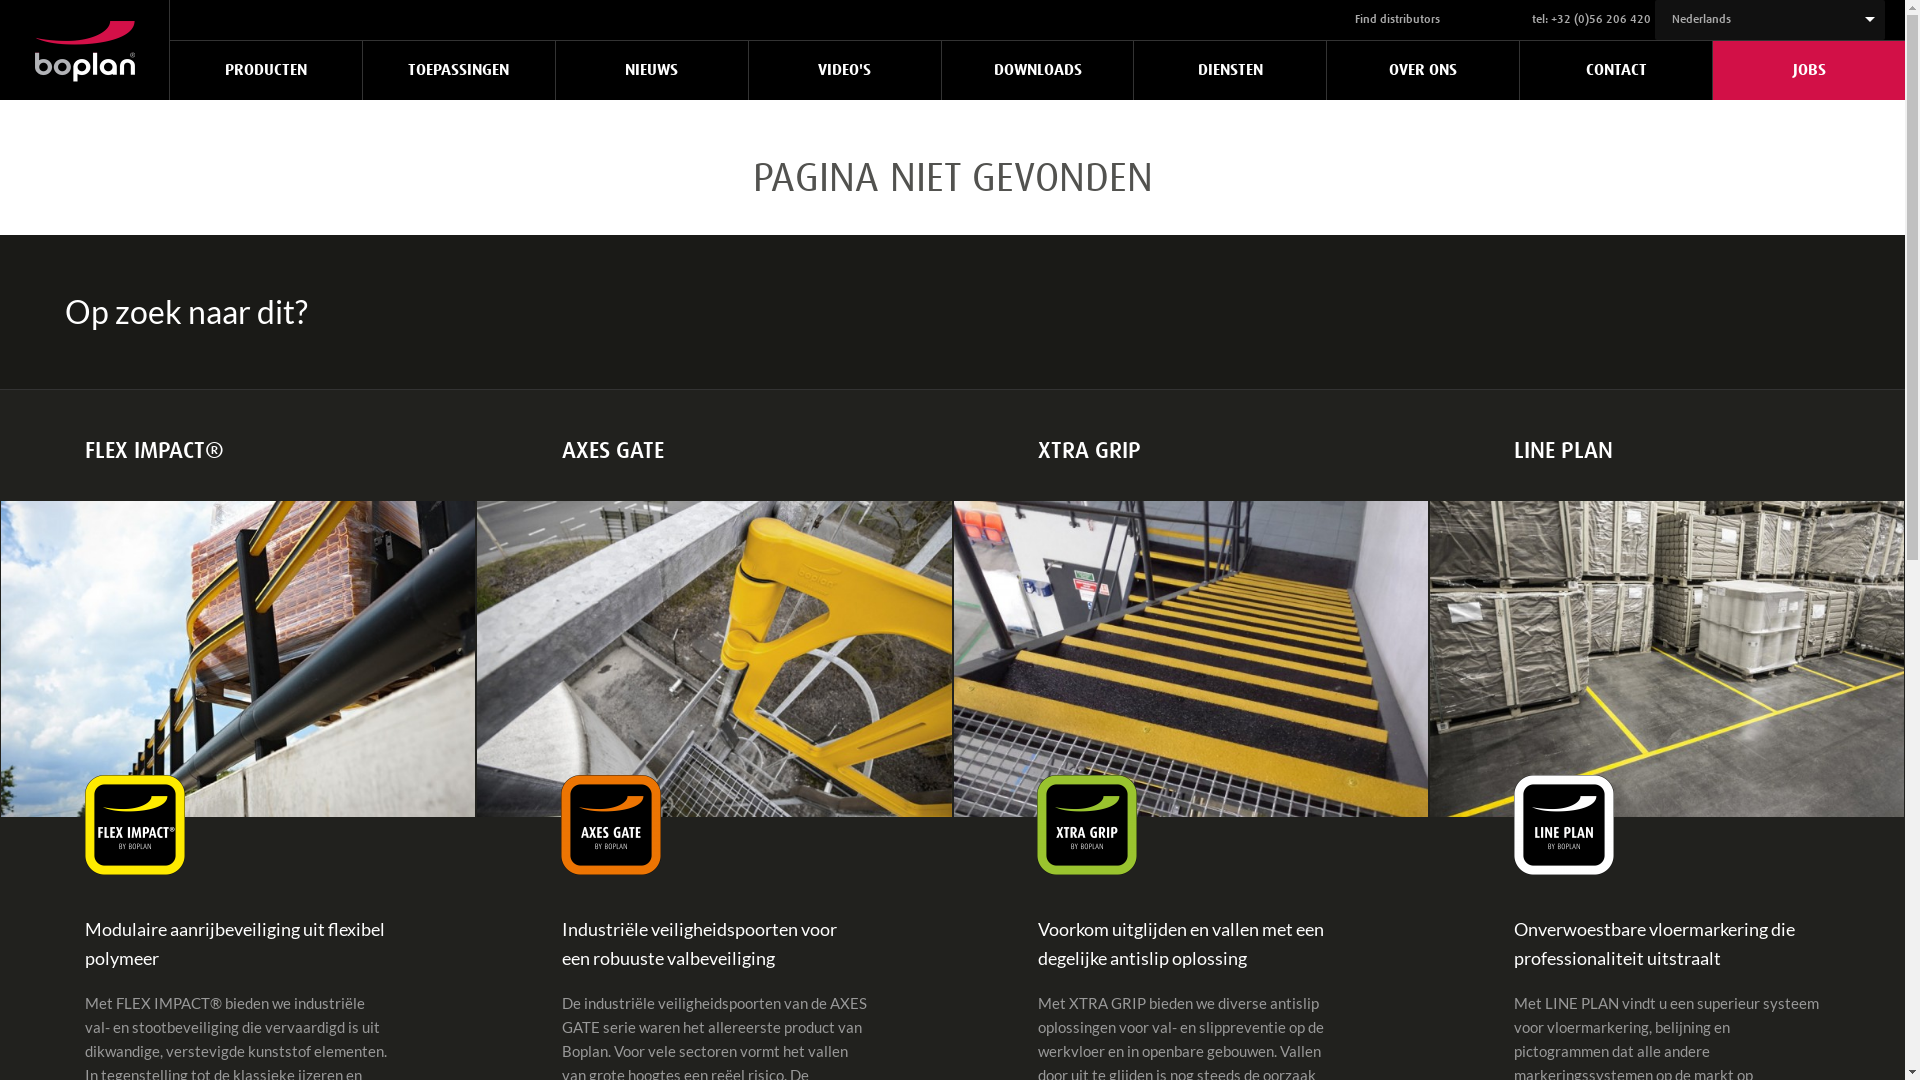 The width and height of the screenshot is (1920, 1080). I want to click on 'JOBS', so click(1809, 69).